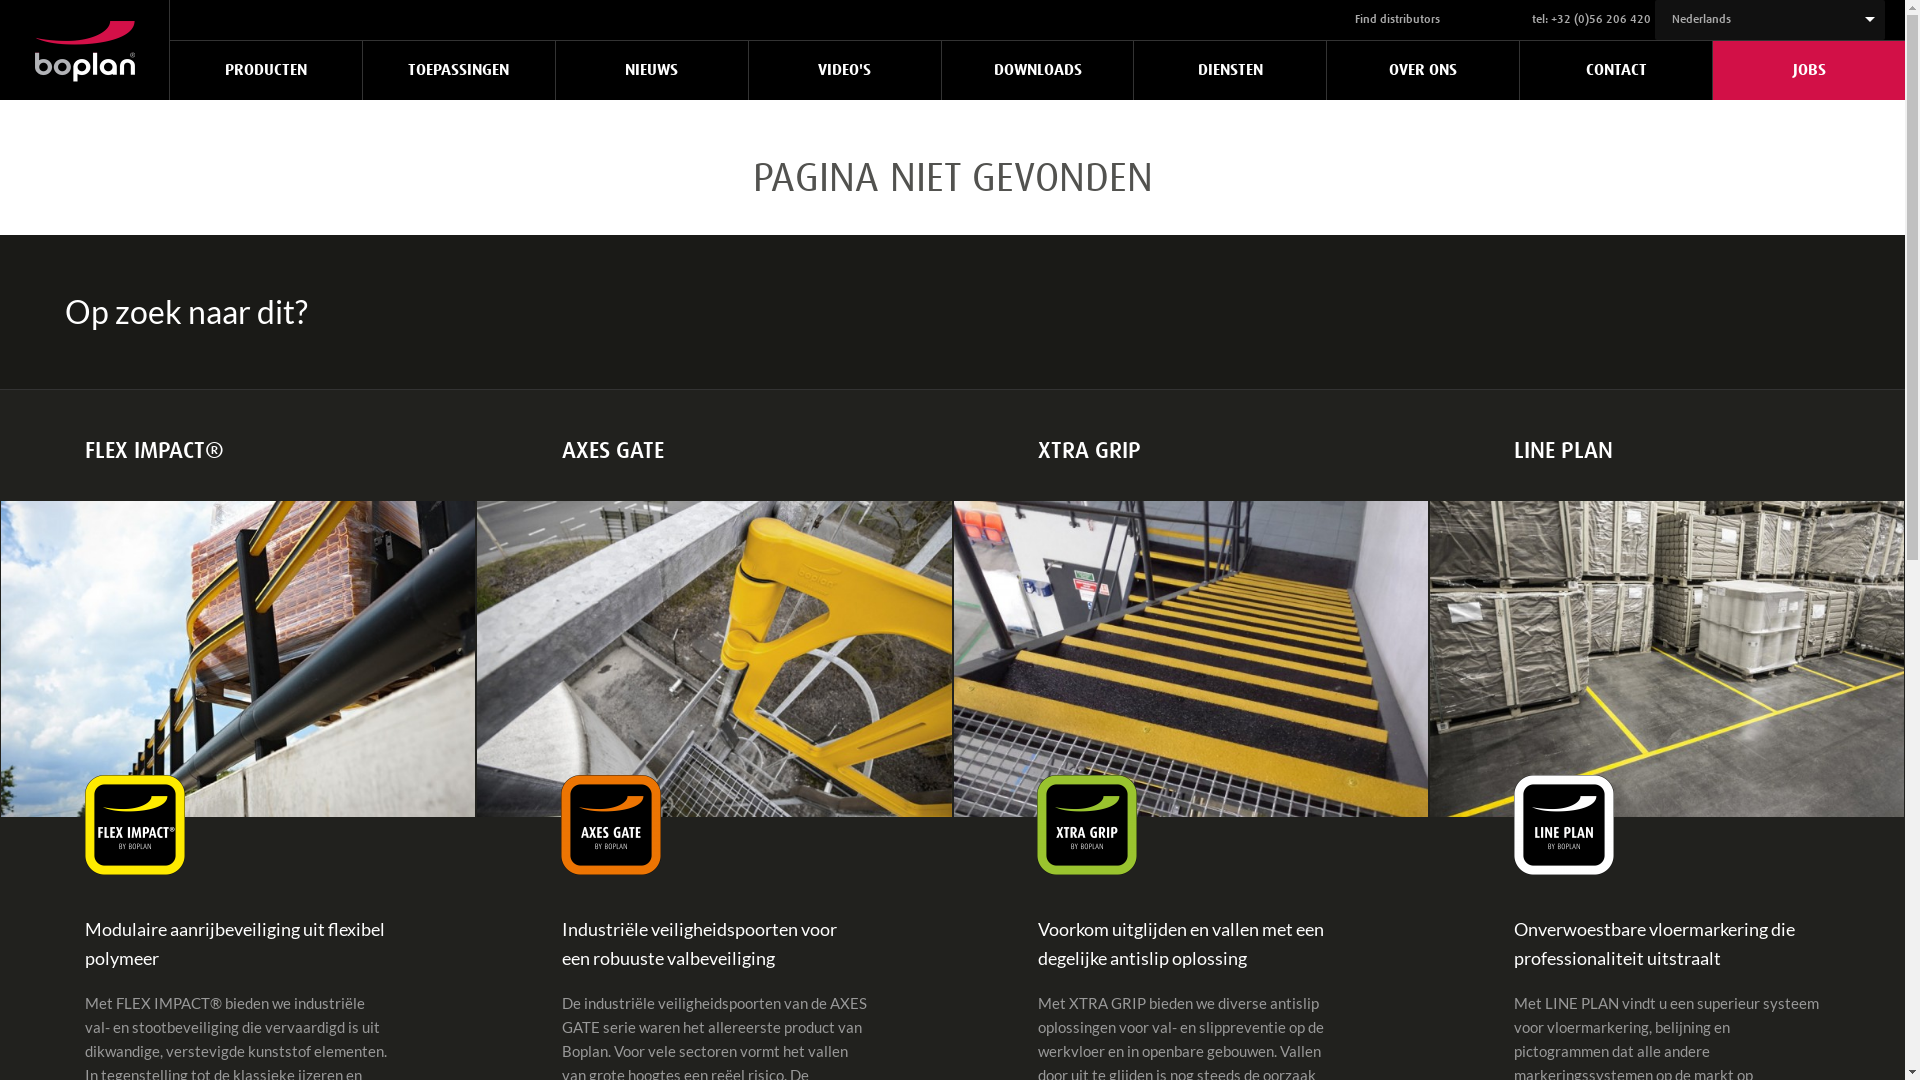 The width and height of the screenshot is (1920, 1080). I want to click on 'JOBS', so click(1809, 69).